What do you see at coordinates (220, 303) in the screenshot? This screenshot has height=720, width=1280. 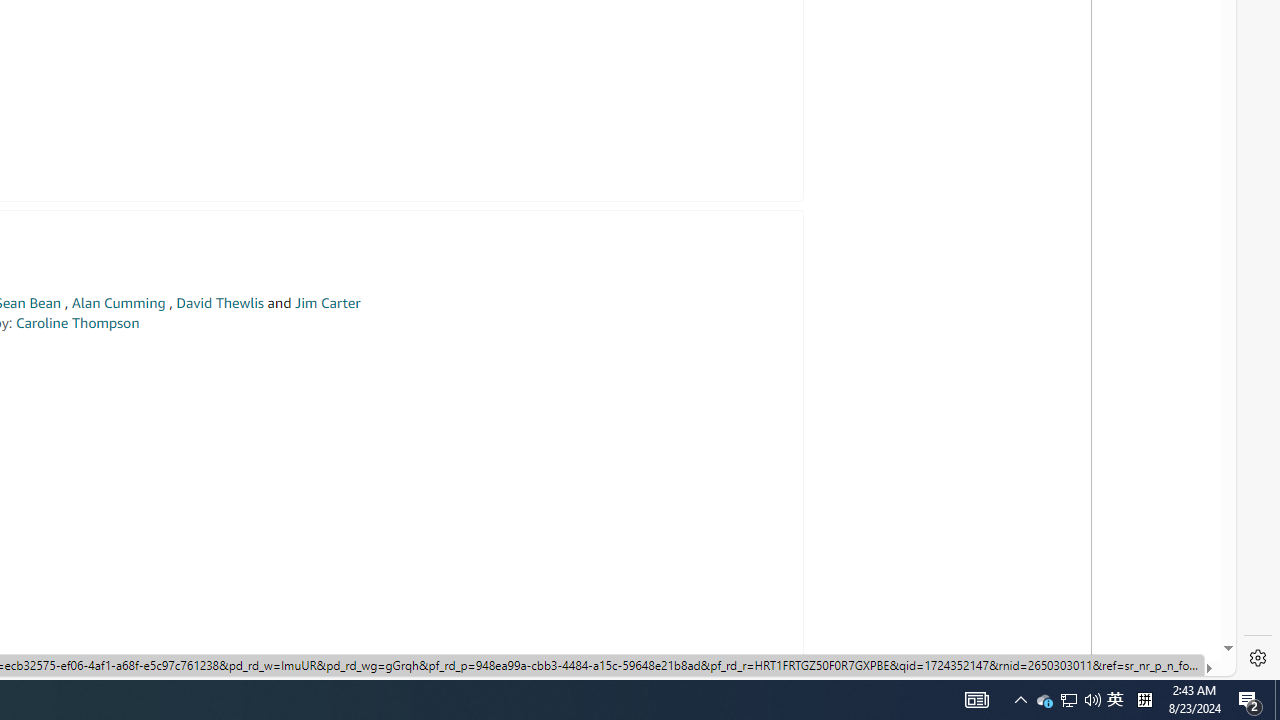 I see `'David Thewlis'` at bounding box center [220, 303].